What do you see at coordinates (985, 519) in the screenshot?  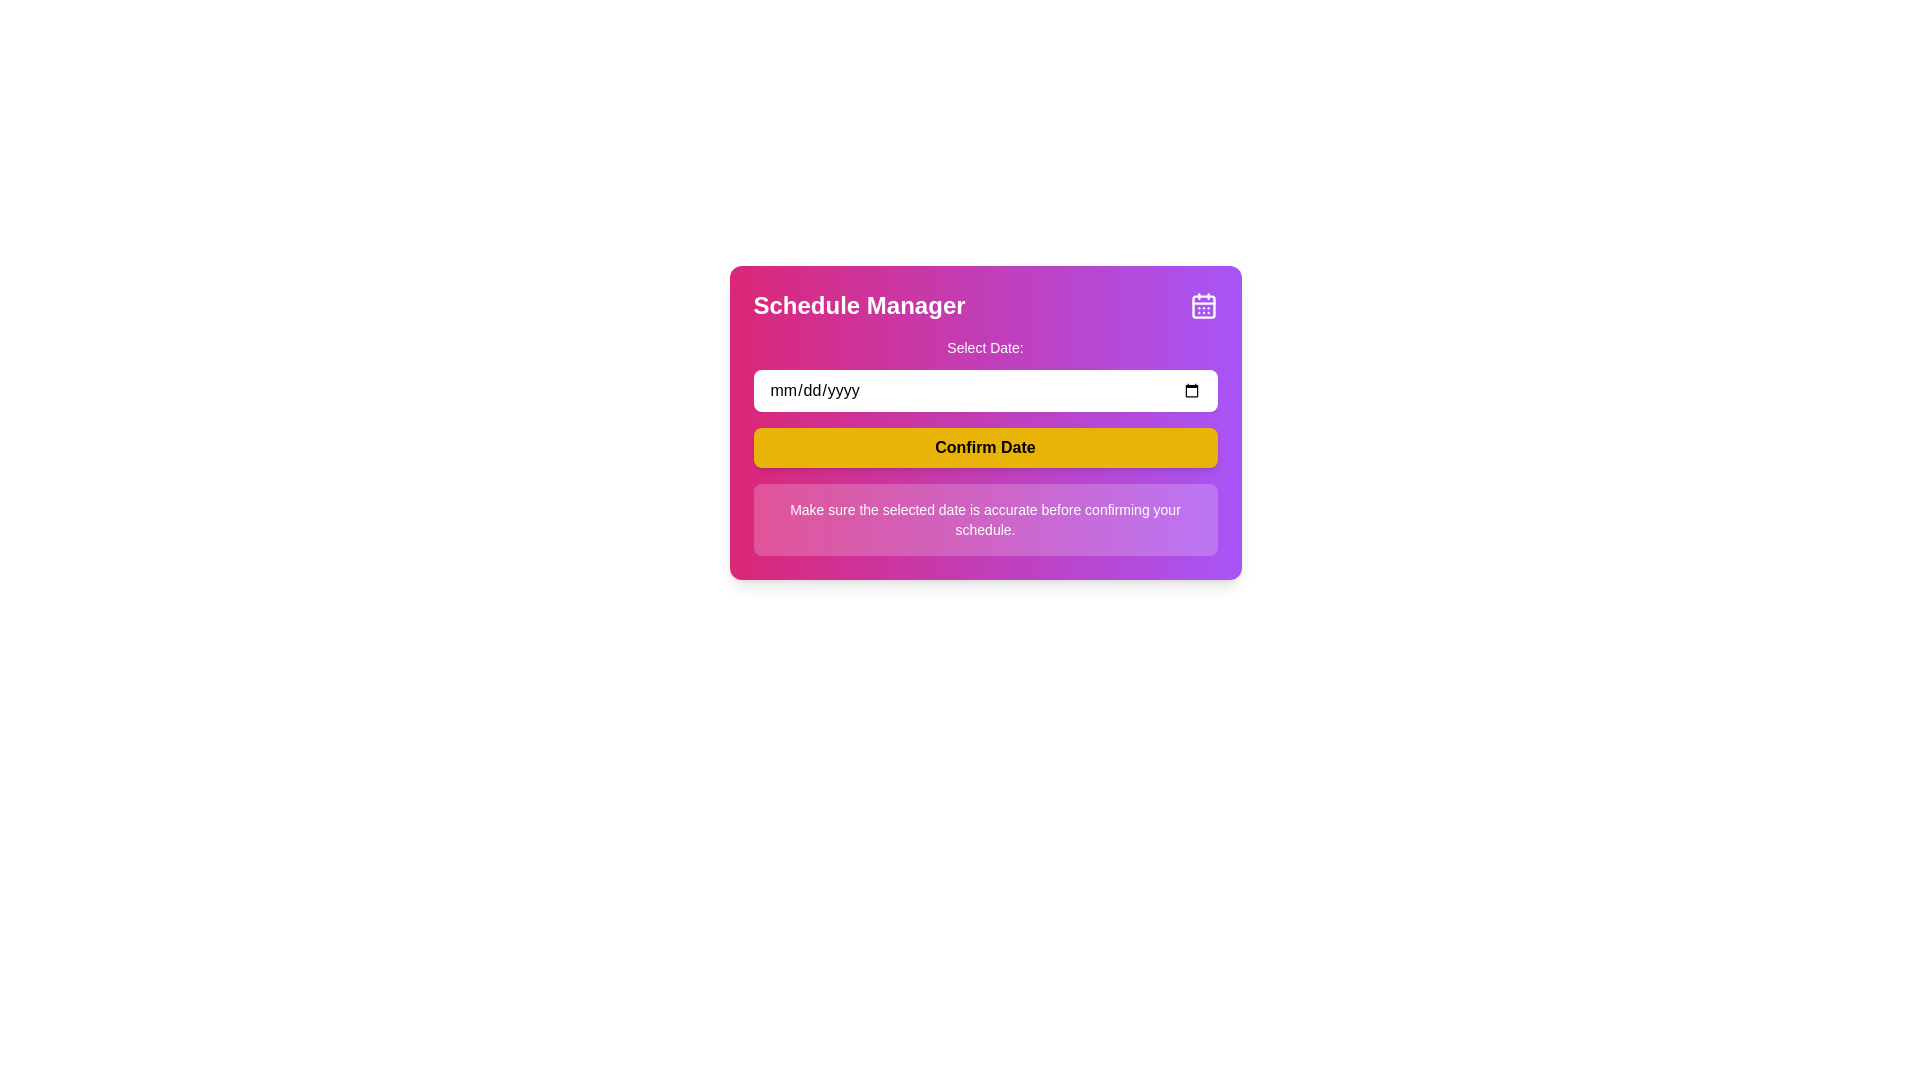 I see `the informational text block that reminds users to check the accuracy of the selected date, located below the 'Confirm Date' button` at bounding box center [985, 519].